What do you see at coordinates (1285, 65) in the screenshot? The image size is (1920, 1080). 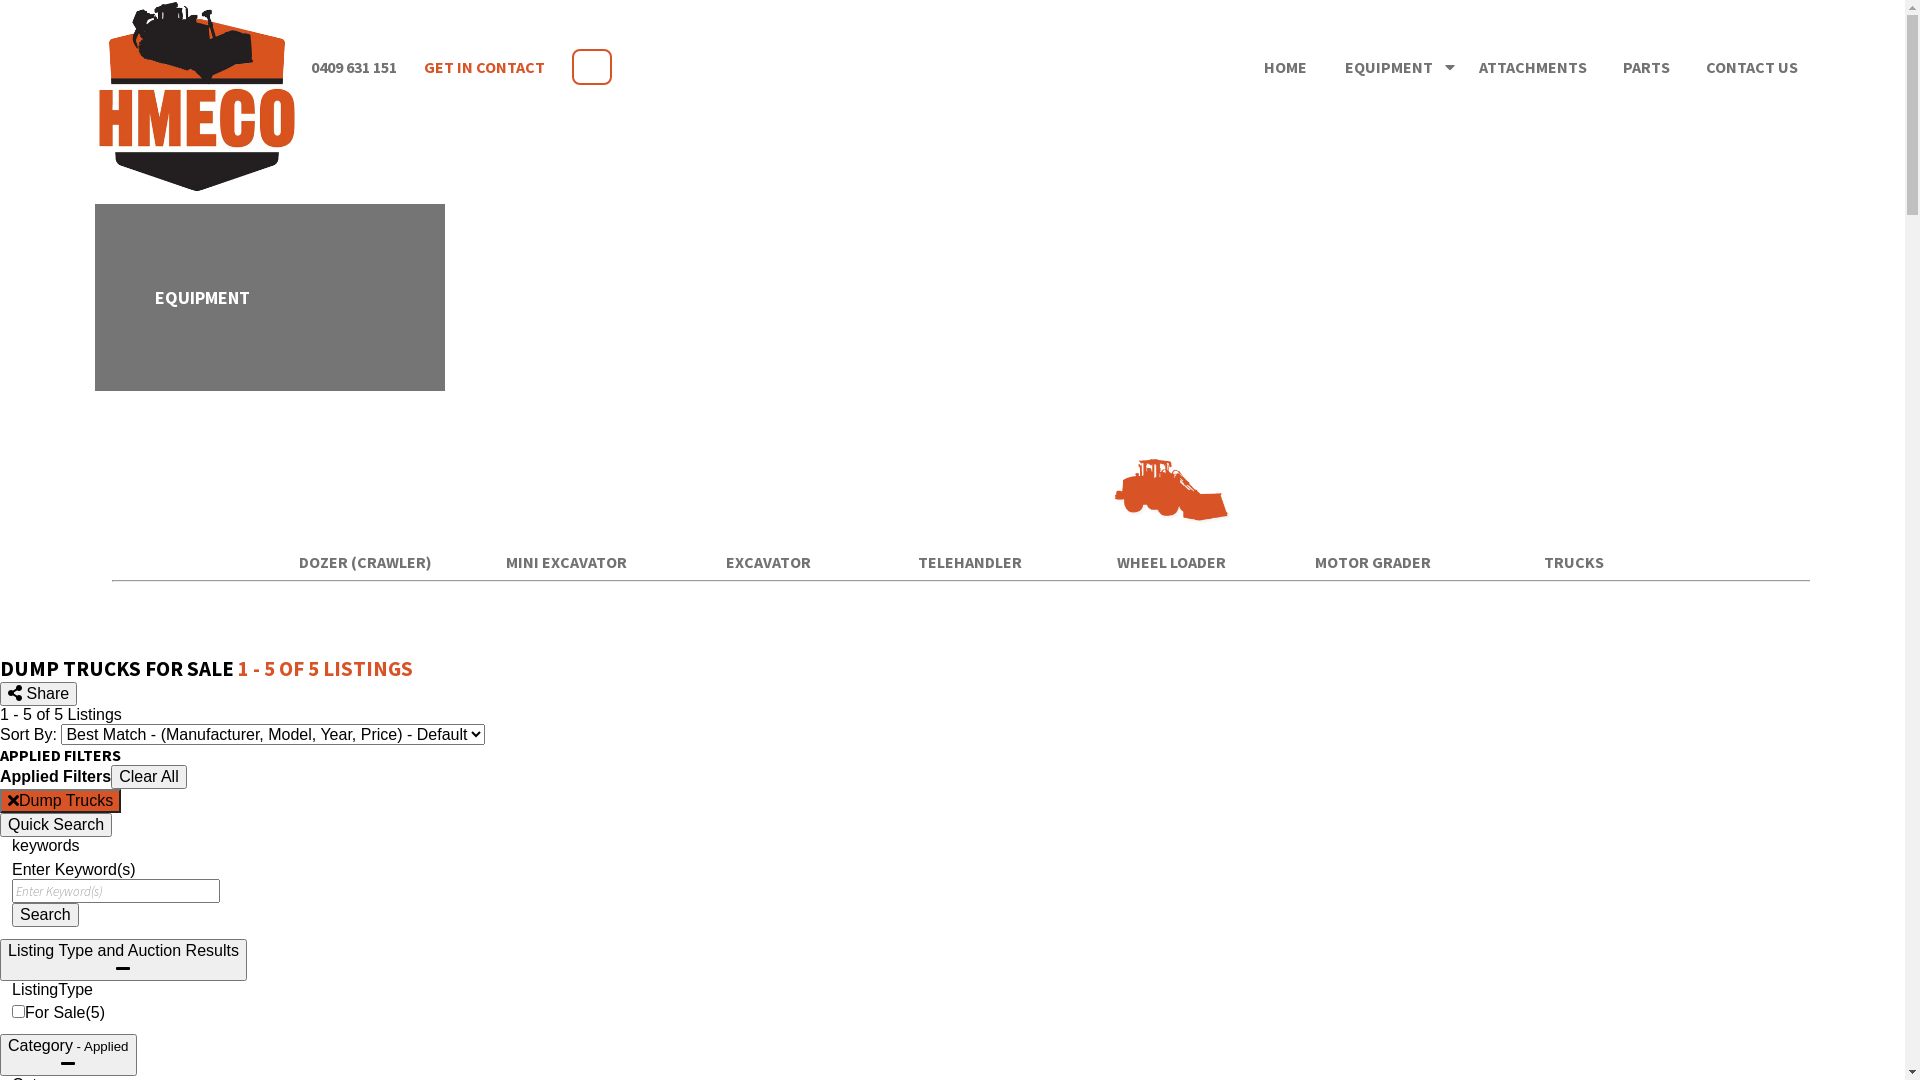 I see `'HOME'` at bounding box center [1285, 65].